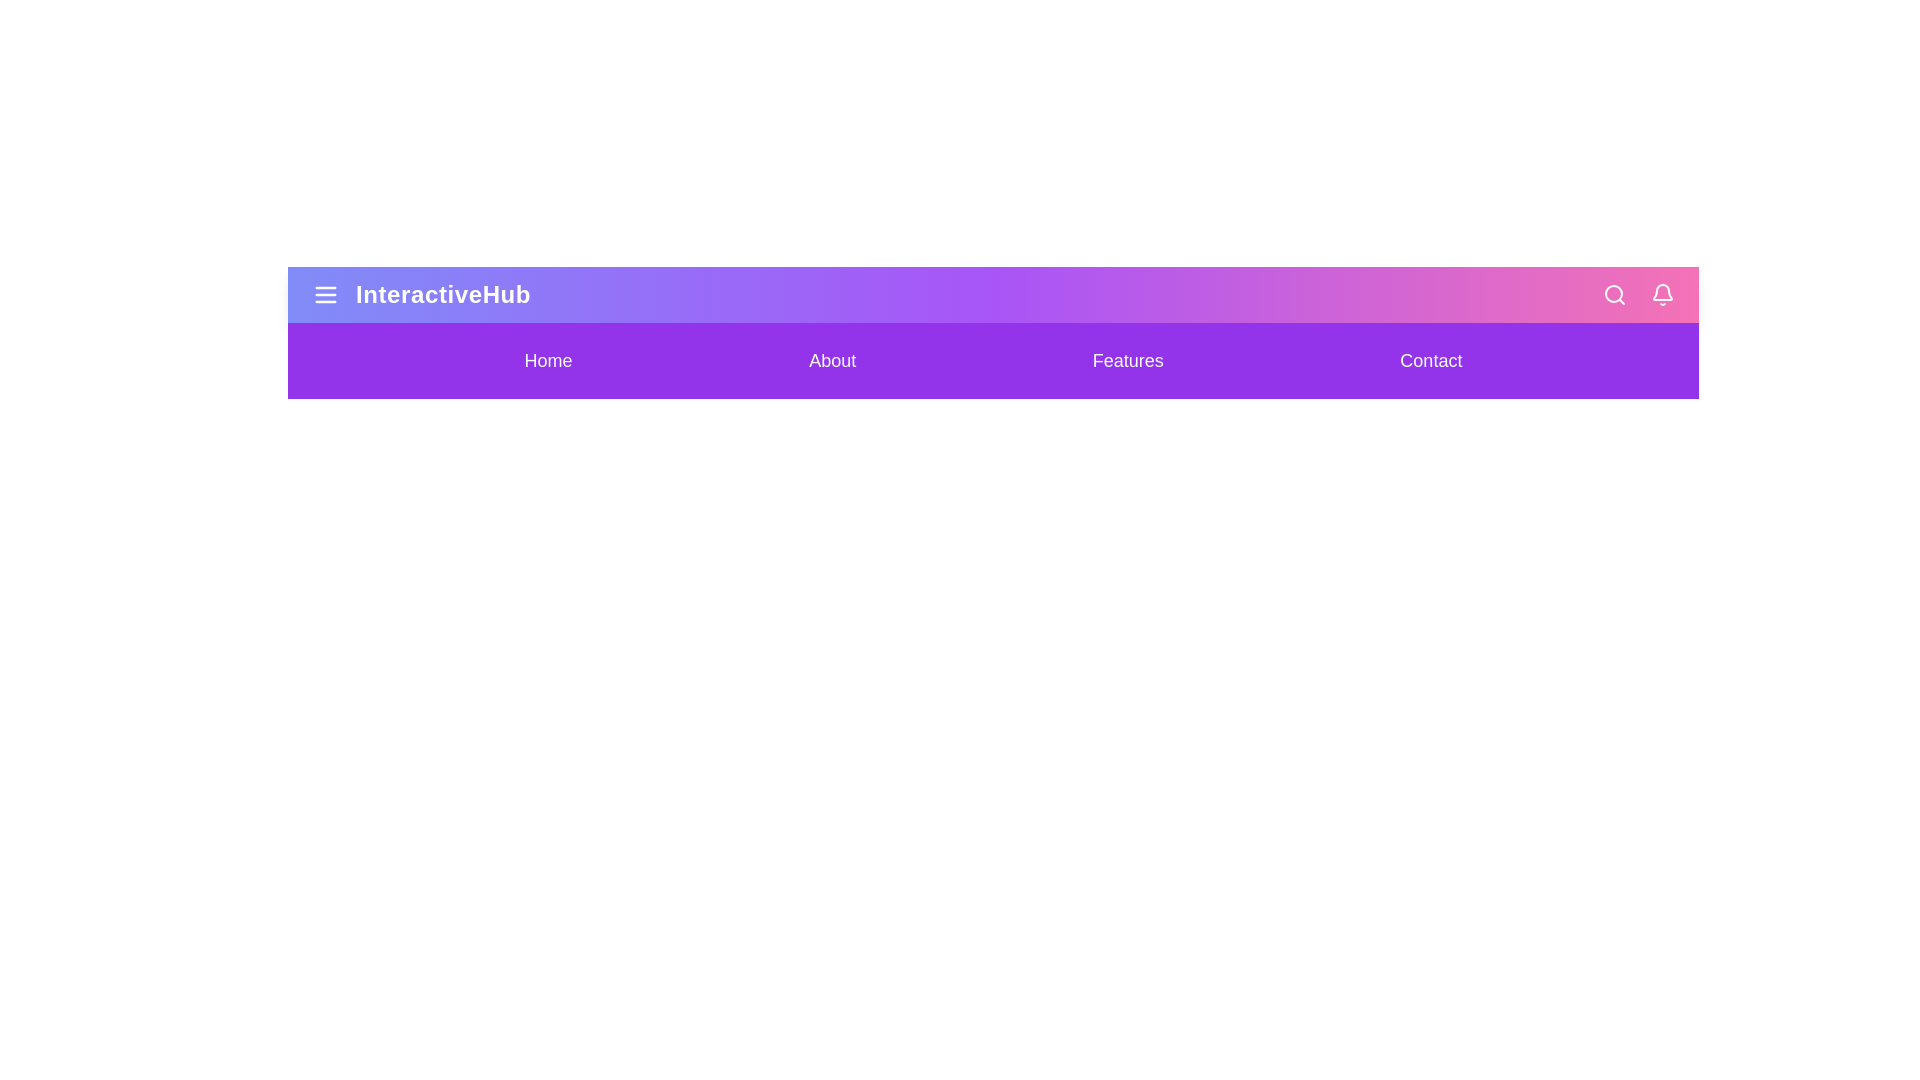  Describe the element at coordinates (442, 294) in the screenshot. I see `the text 'InteractiveHub' in the app bar` at that location.